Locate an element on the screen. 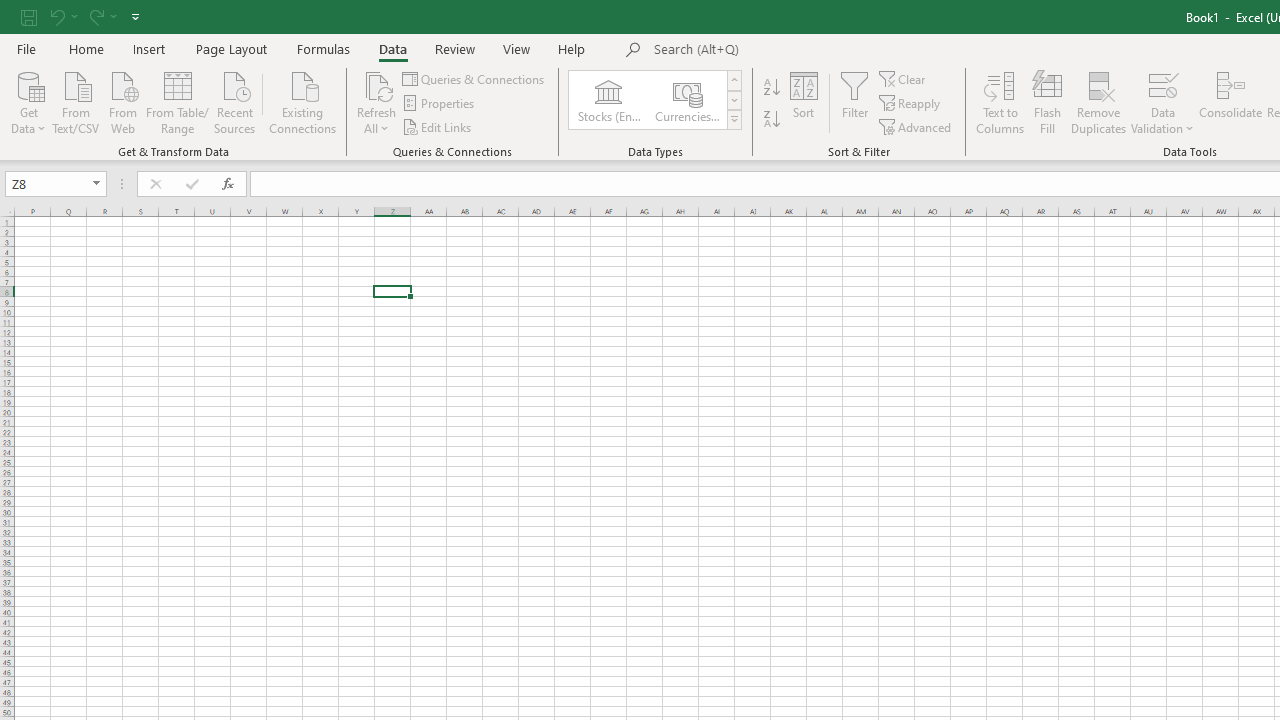 This screenshot has width=1280, height=720. 'Filter' is located at coordinates (855, 103).